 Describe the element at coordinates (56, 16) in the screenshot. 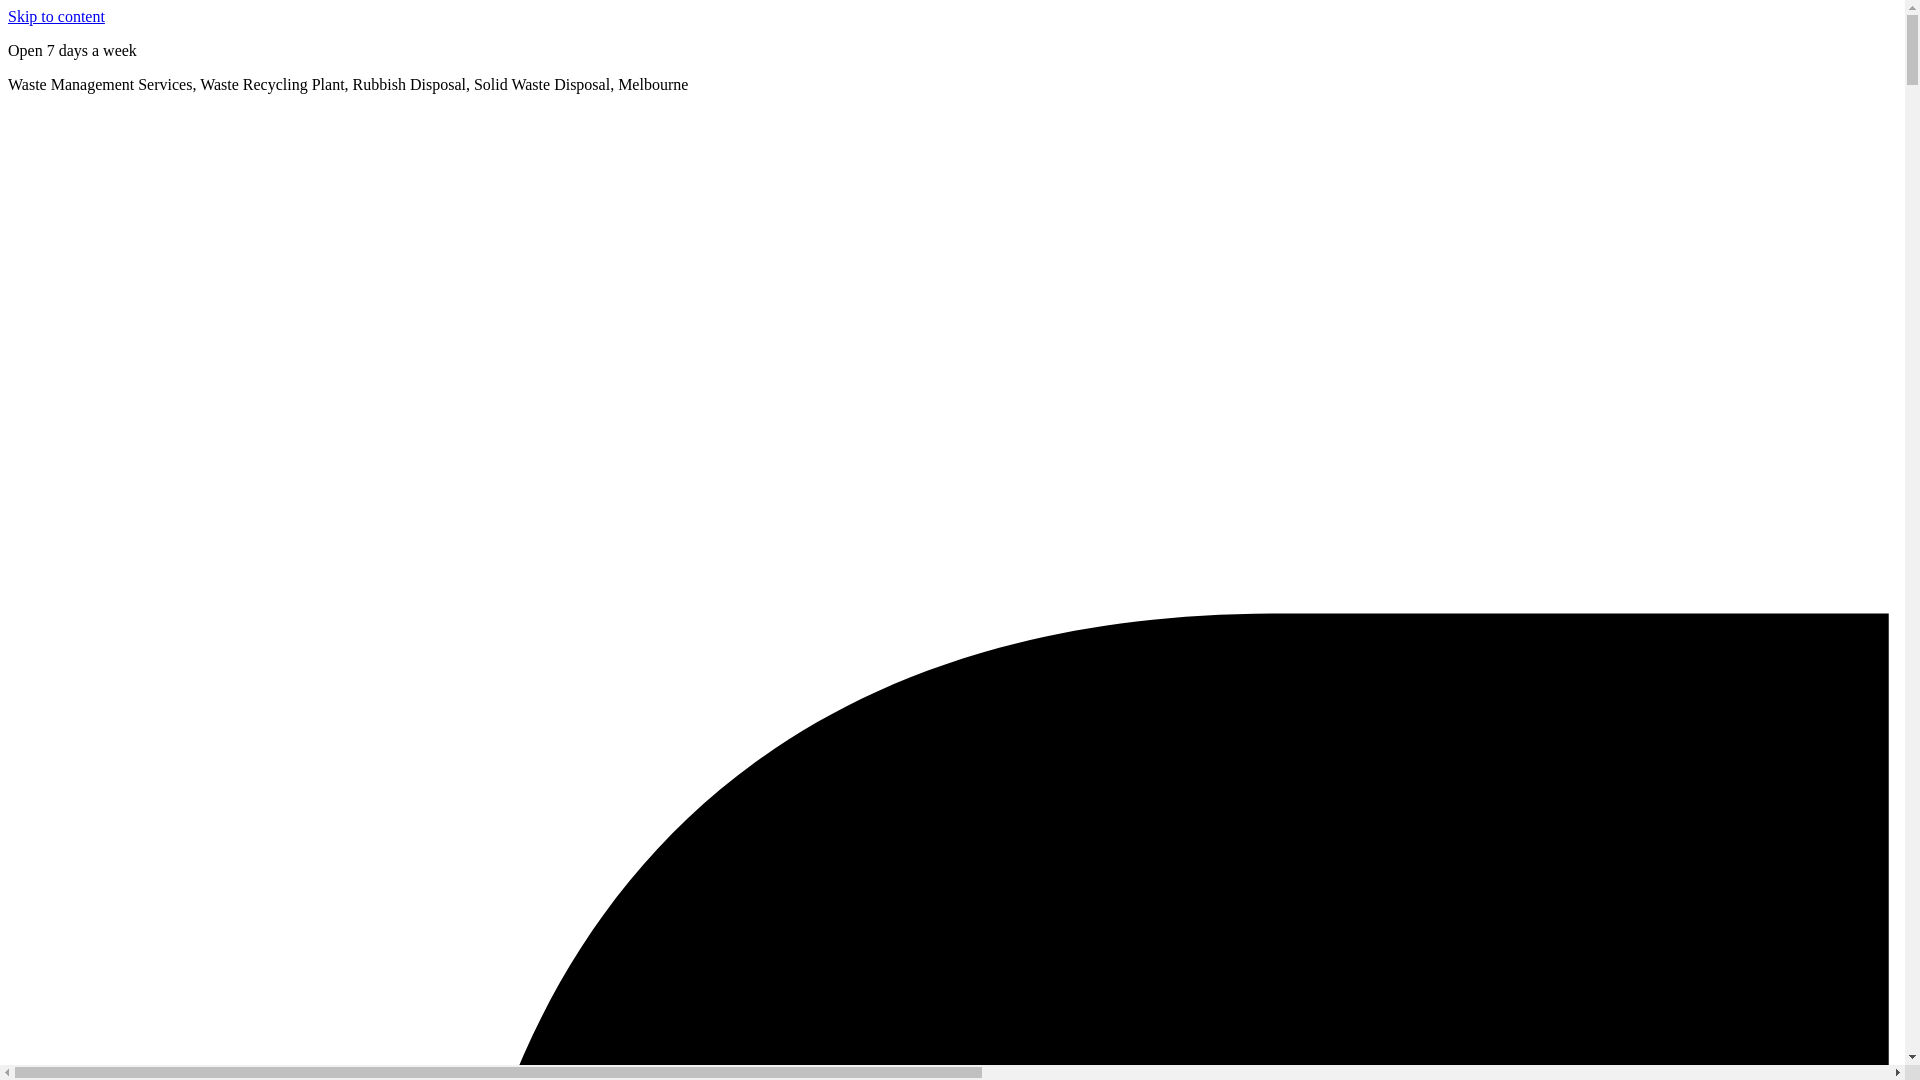

I see `'Skip to content'` at that location.